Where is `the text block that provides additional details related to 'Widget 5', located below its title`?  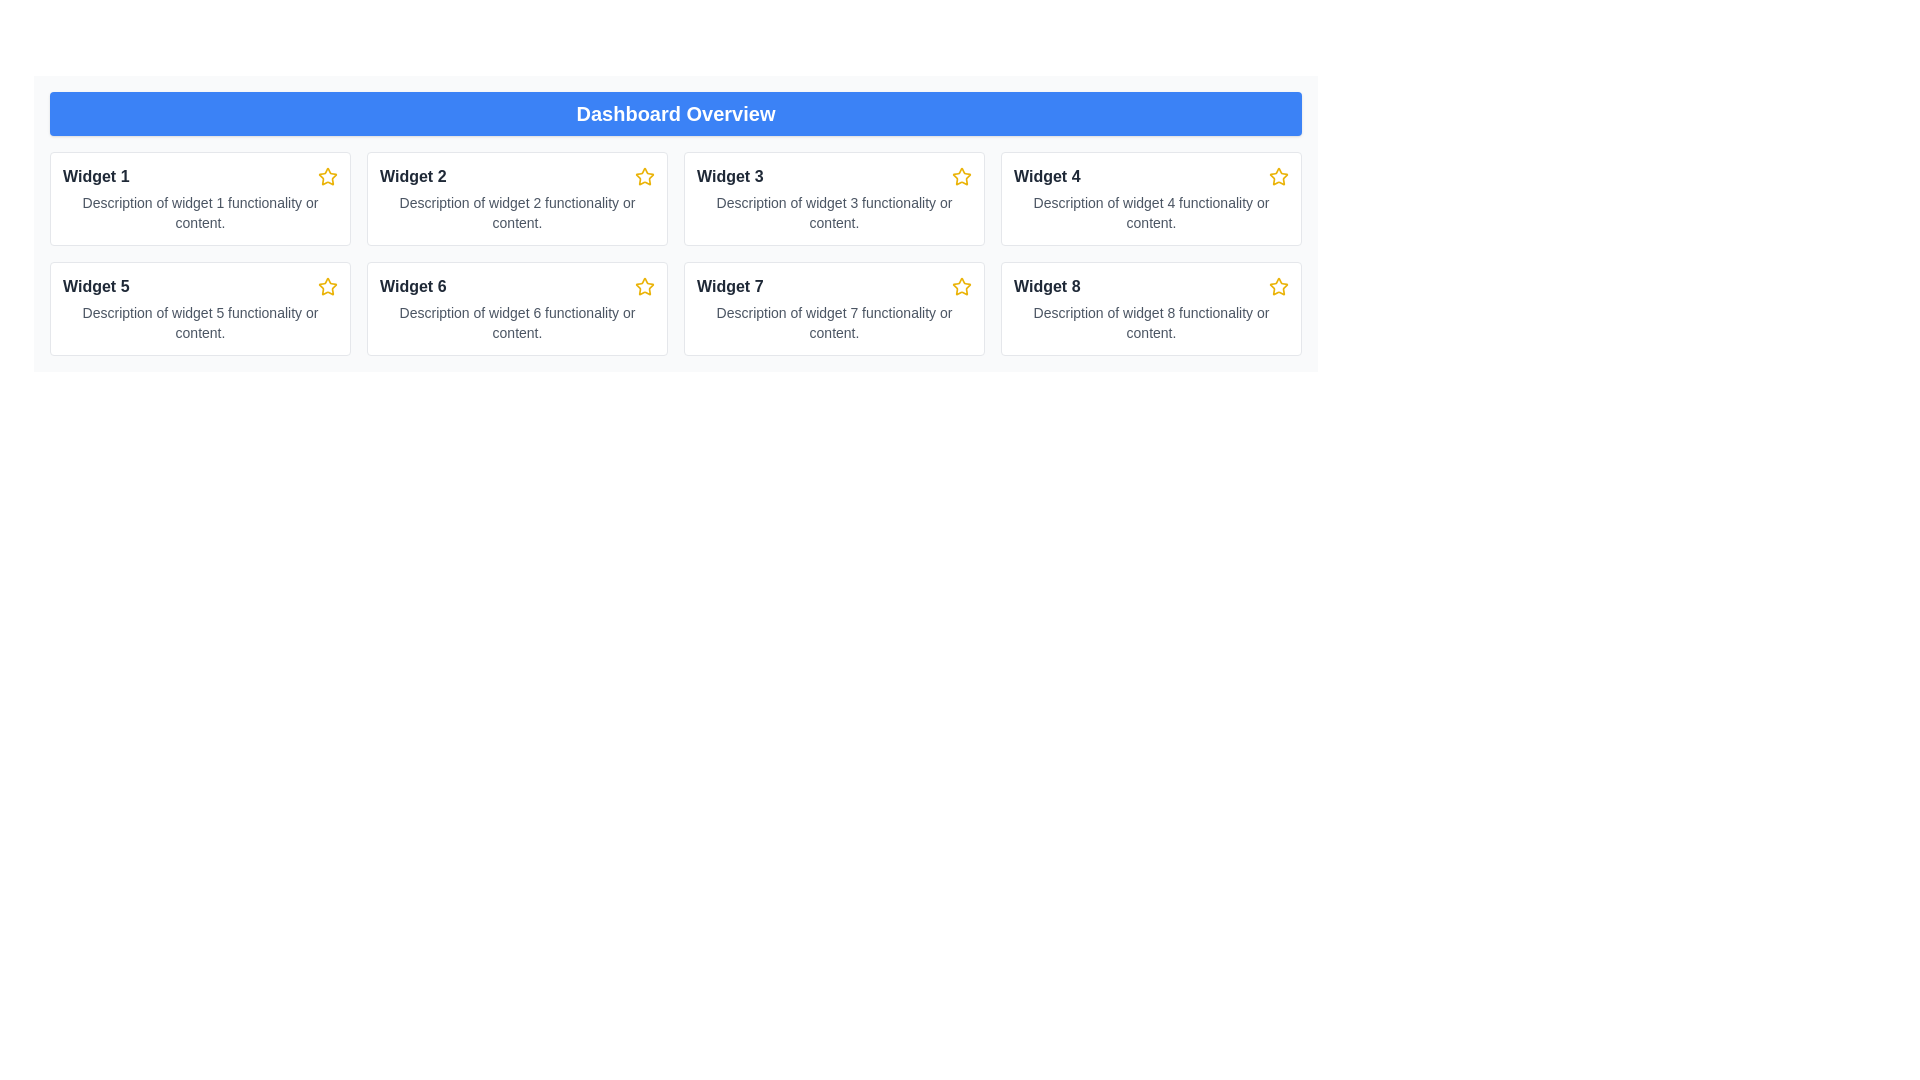 the text block that provides additional details related to 'Widget 5', located below its title is located at coordinates (200, 322).